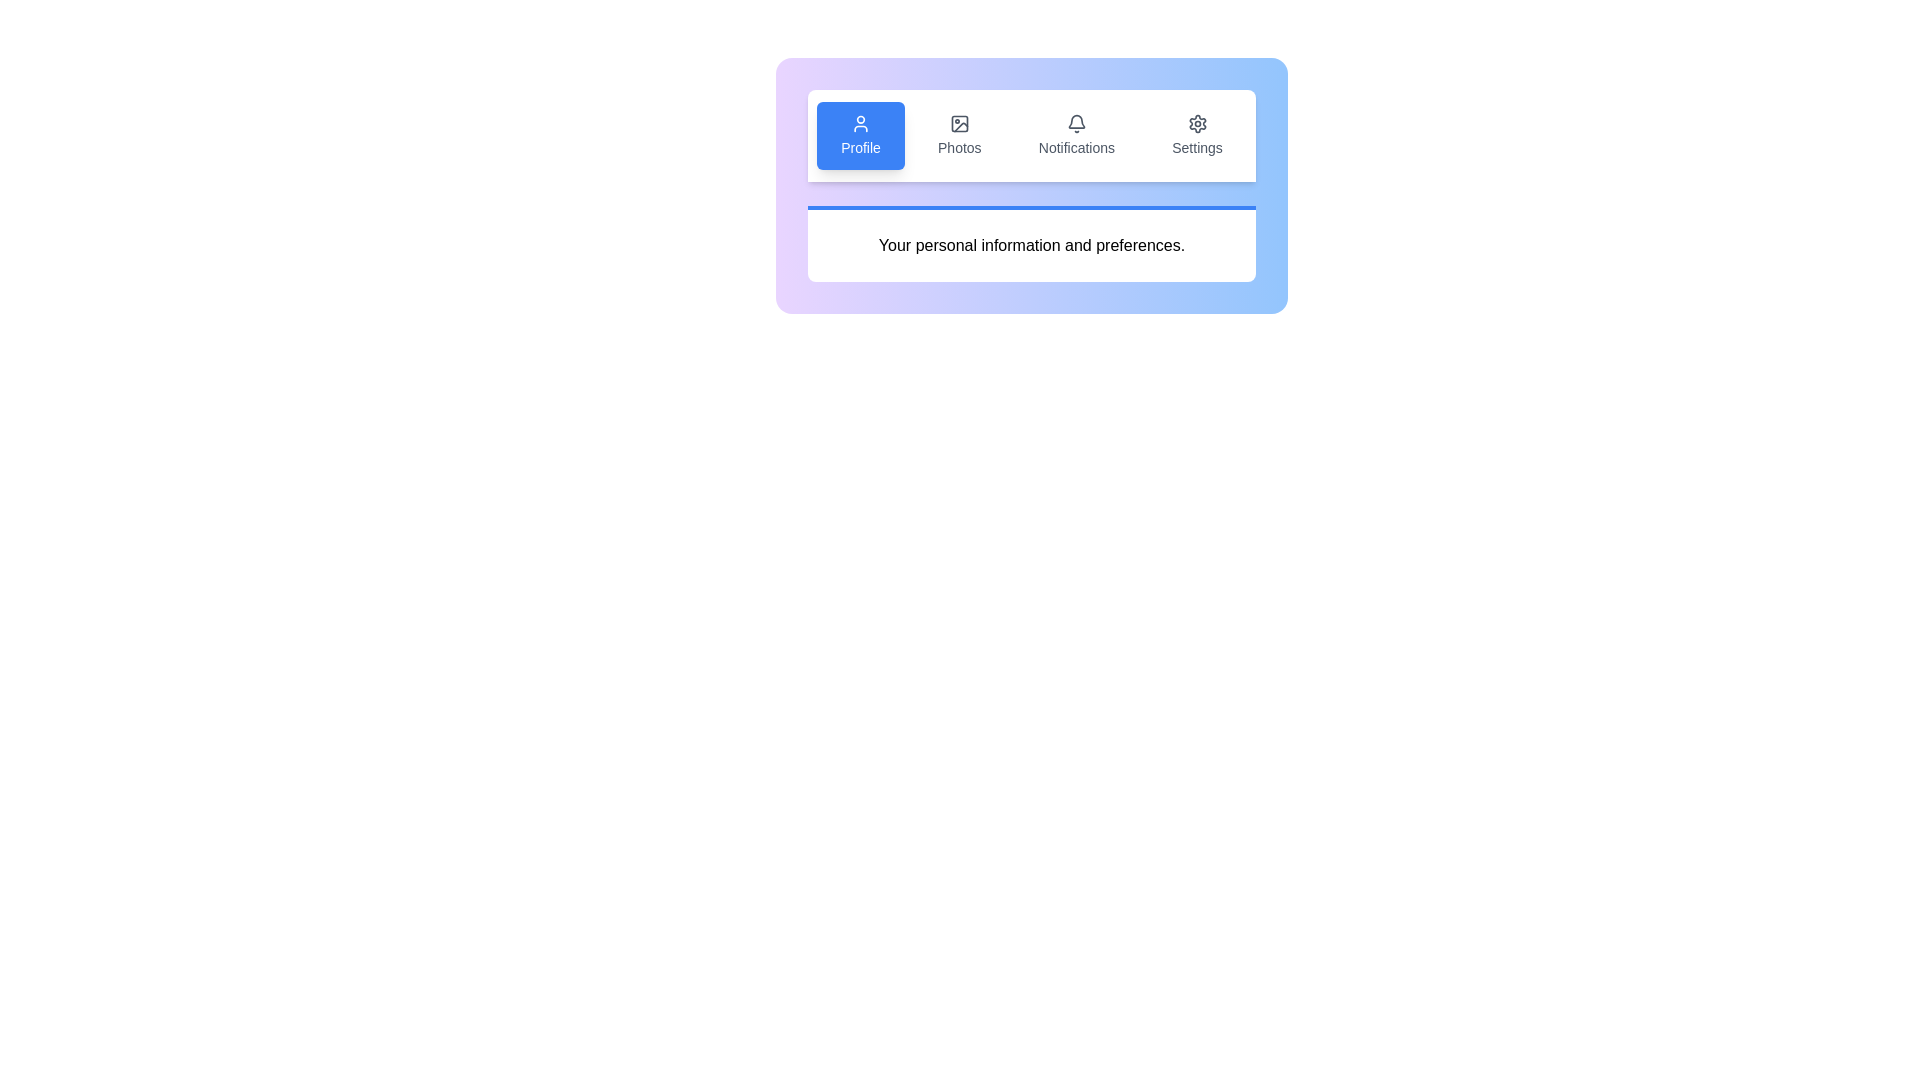 The height and width of the screenshot is (1080, 1920). What do you see at coordinates (1198, 135) in the screenshot?
I see `the Settings tab by clicking on its corresponding button` at bounding box center [1198, 135].